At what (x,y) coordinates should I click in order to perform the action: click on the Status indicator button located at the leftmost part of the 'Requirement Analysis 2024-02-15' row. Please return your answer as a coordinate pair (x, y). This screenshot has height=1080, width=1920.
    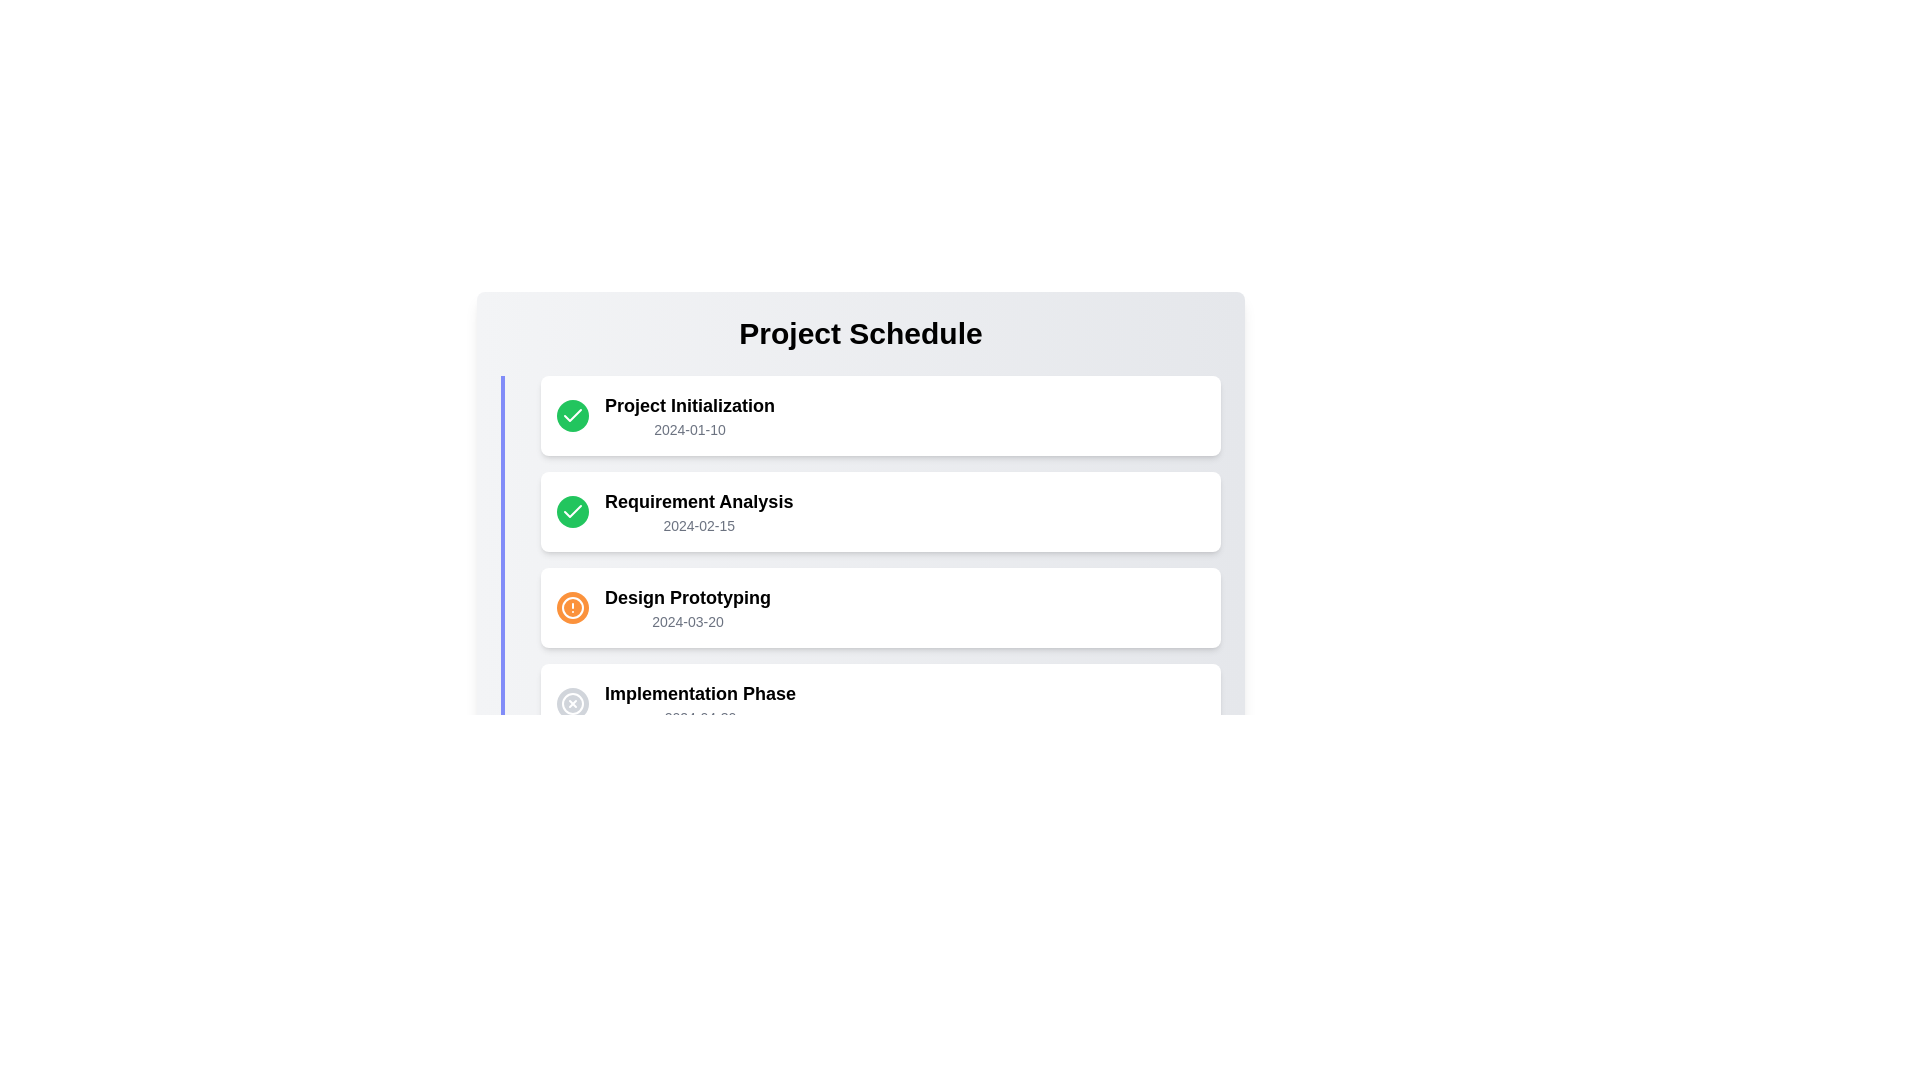
    Looking at the image, I should click on (571, 511).